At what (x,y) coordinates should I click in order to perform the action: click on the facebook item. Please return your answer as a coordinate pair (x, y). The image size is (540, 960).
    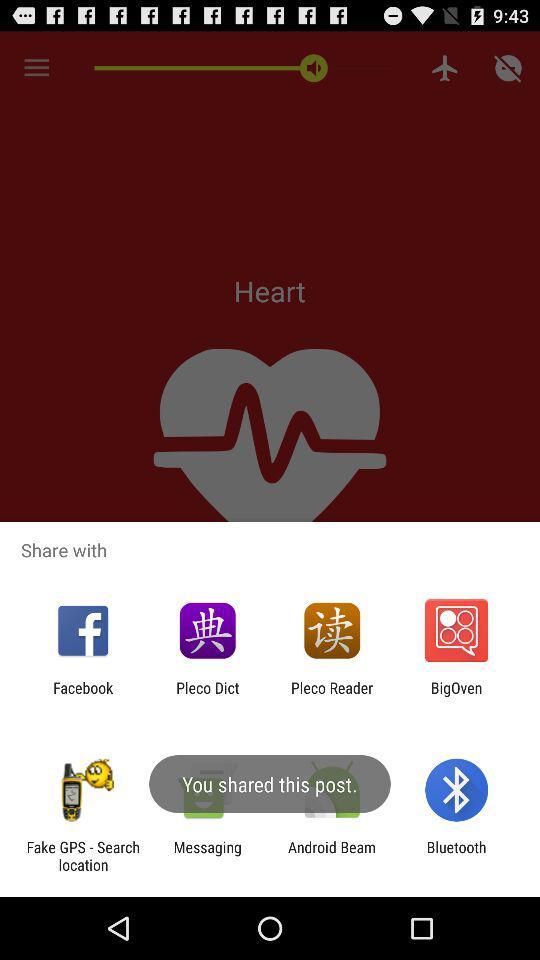
    Looking at the image, I should click on (82, 696).